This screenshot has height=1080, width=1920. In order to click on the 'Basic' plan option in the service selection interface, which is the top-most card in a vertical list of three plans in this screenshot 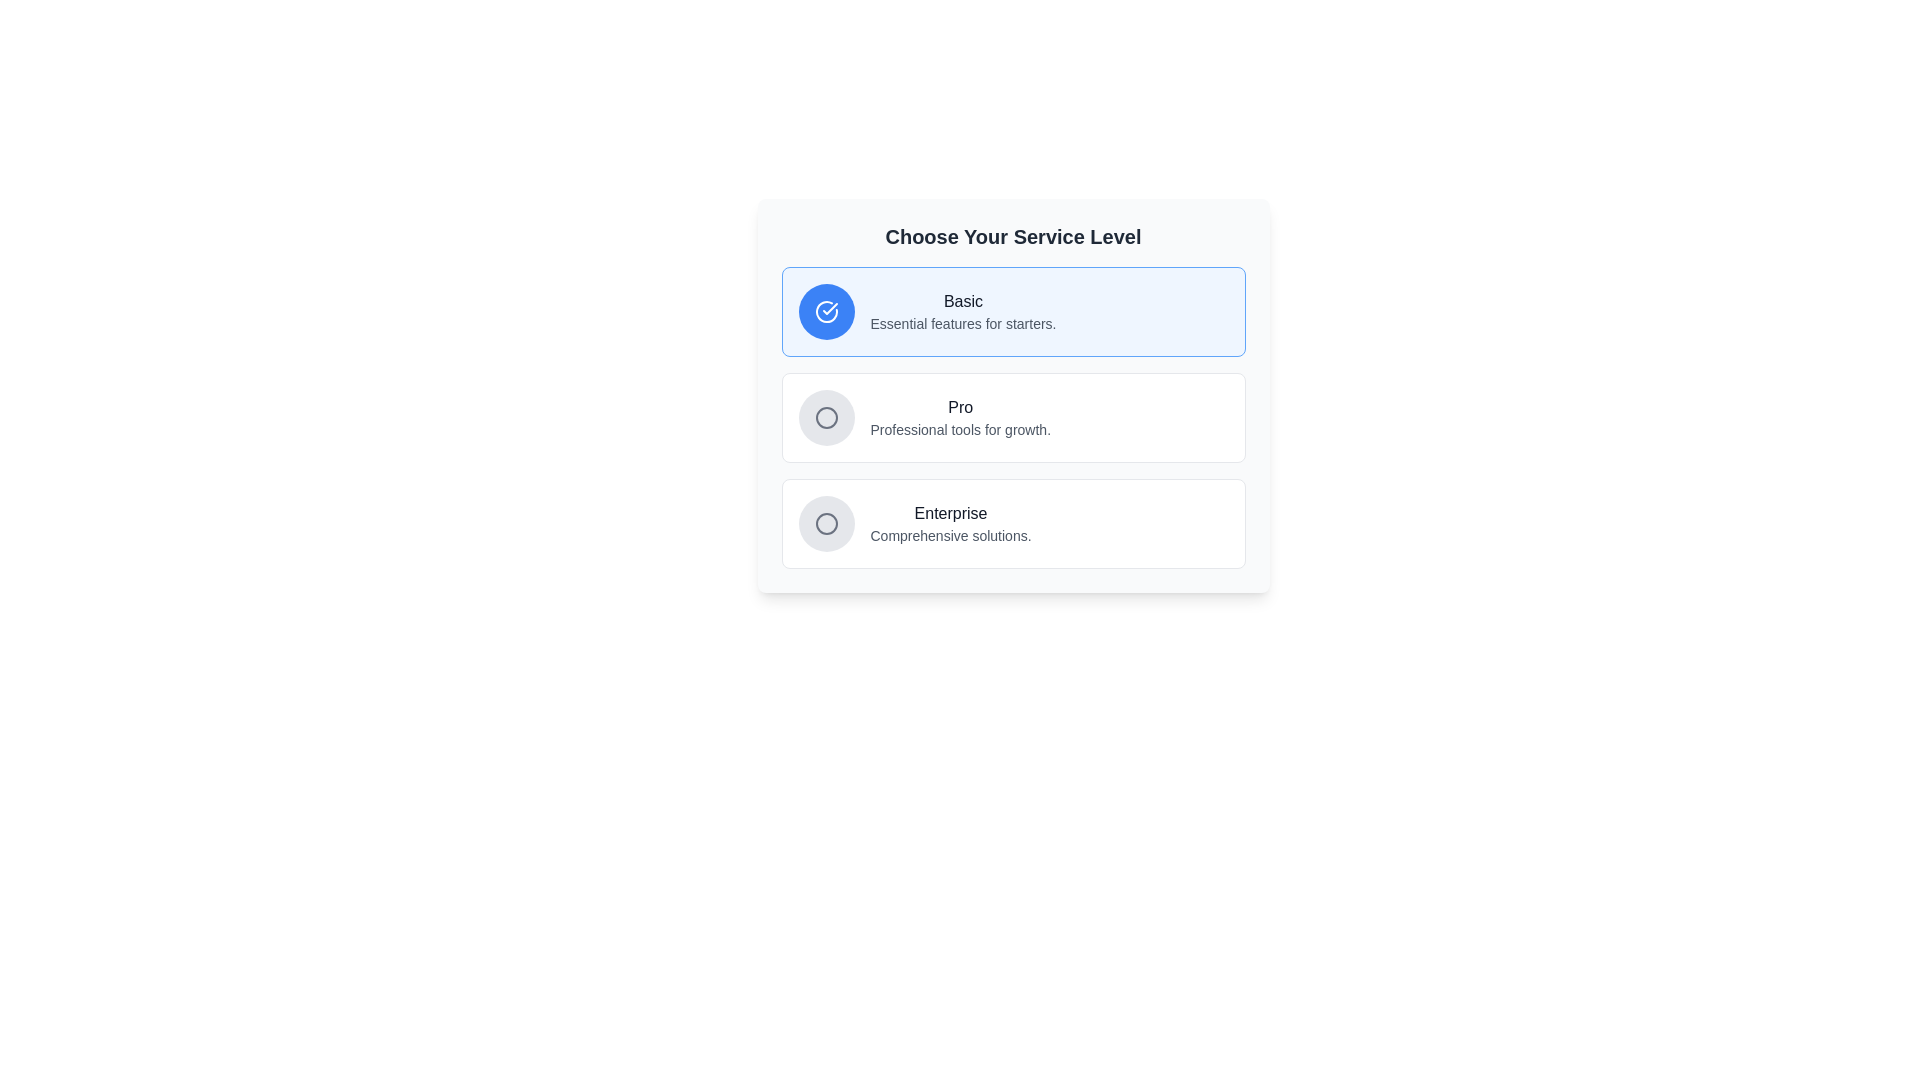, I will do `click(1013, 312)`.